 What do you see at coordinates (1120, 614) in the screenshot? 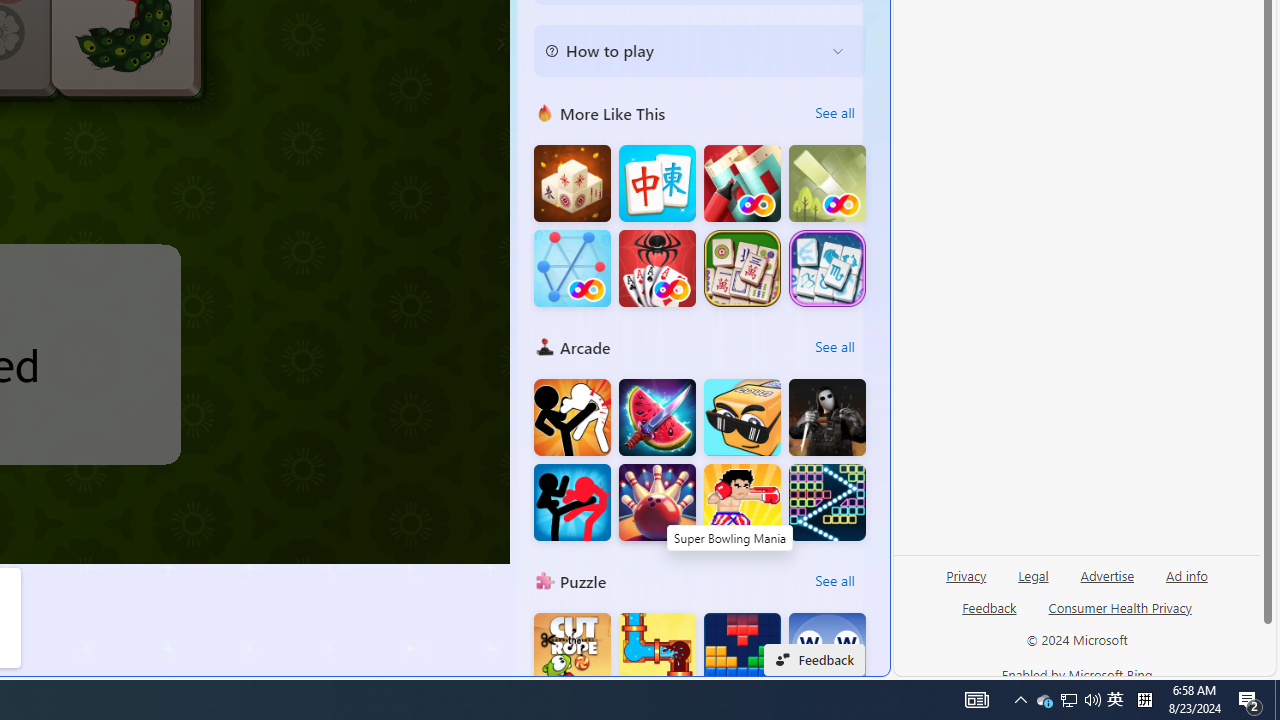
I see `'Consumer Health Privacy'` at bounding box center [1120, 614].